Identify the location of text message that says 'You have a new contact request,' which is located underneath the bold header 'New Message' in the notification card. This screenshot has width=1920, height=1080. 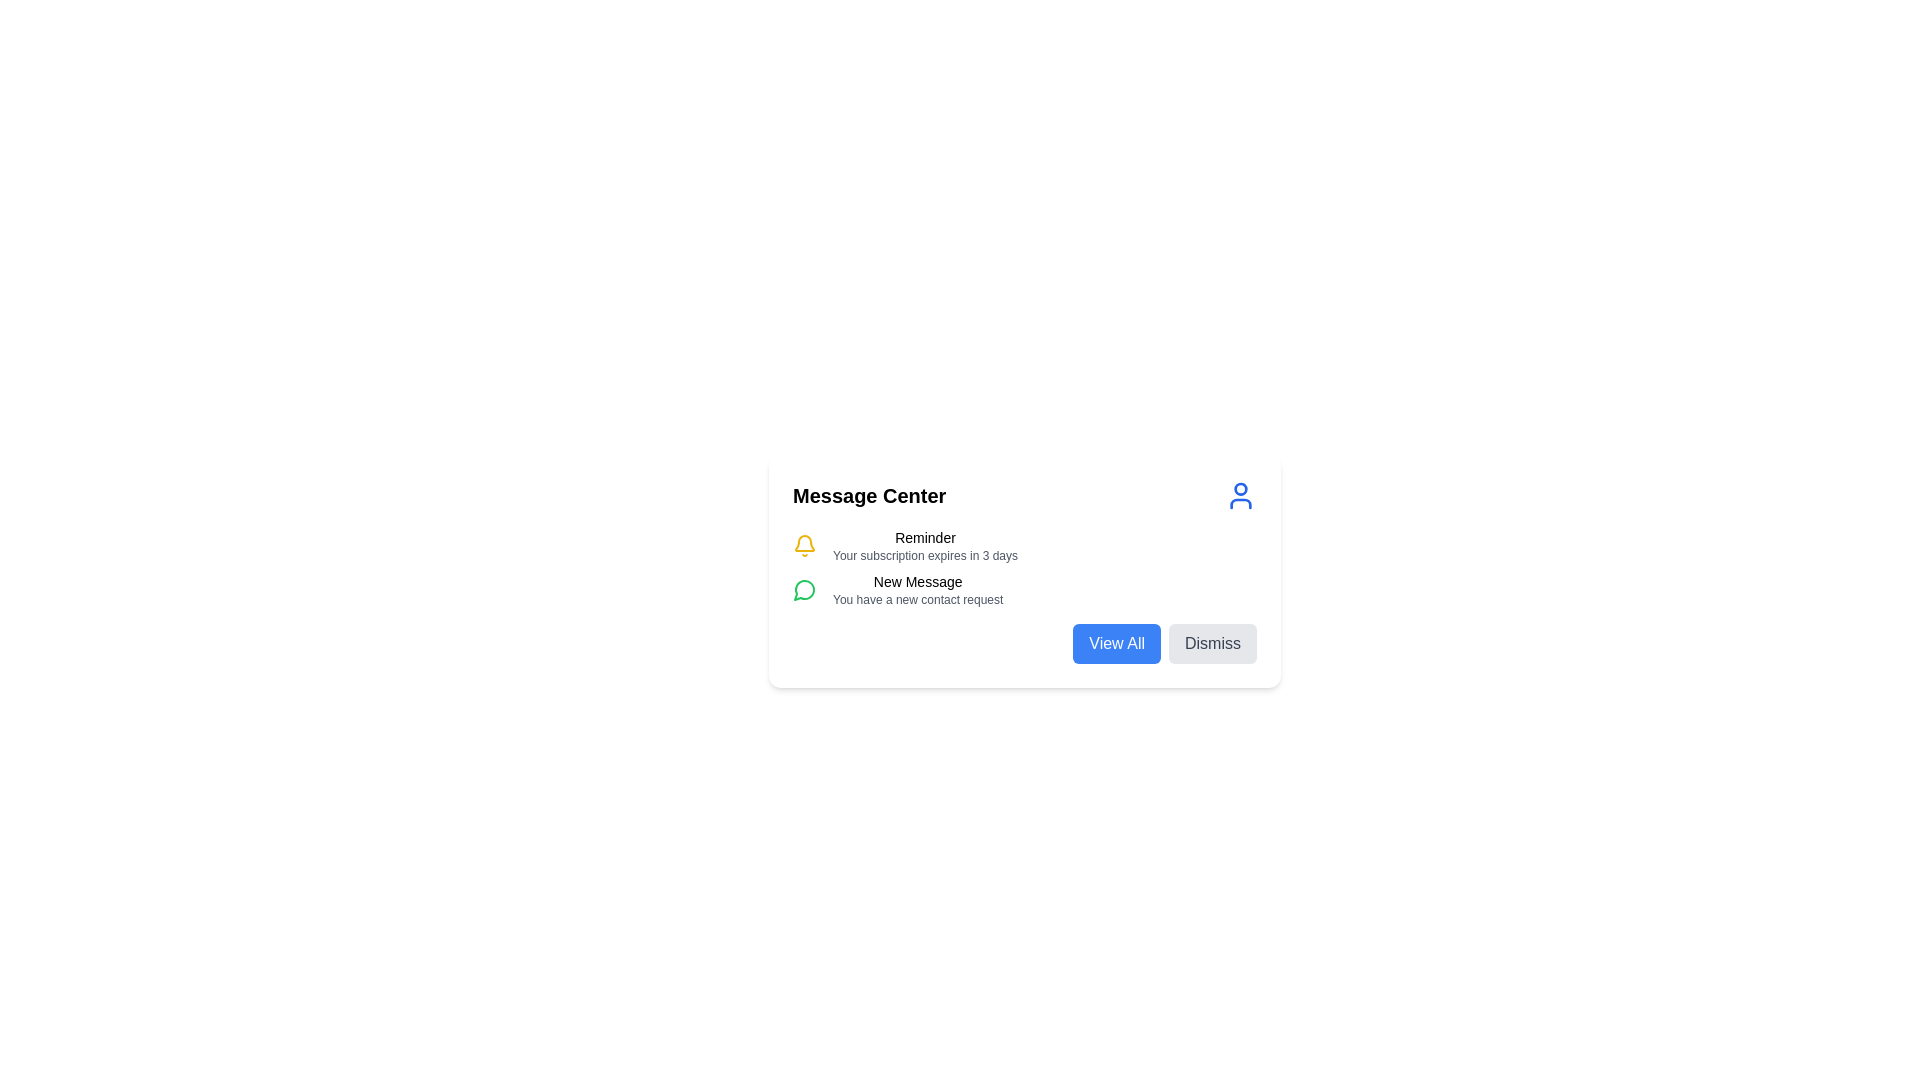
(917, 599).